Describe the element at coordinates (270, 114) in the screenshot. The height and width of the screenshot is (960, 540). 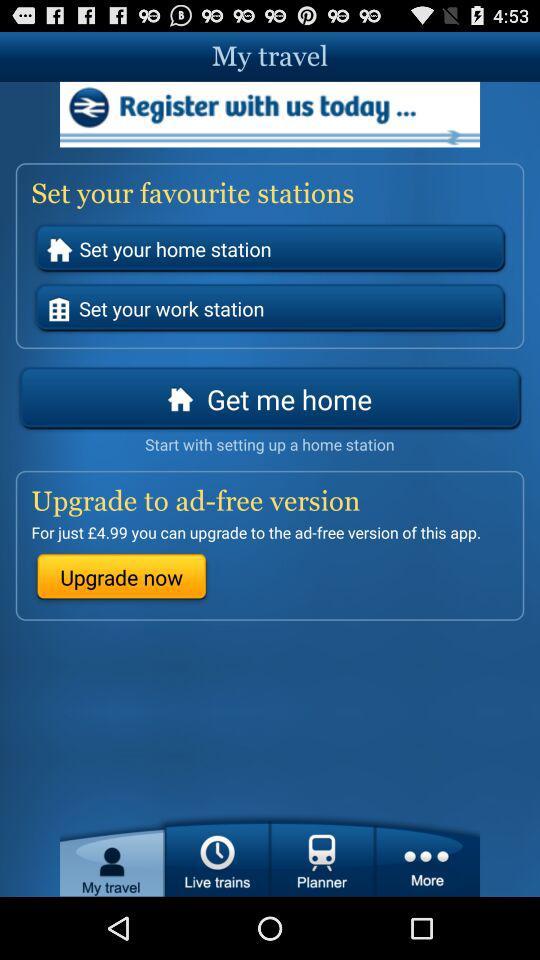
I see `the advertisement` at that location.